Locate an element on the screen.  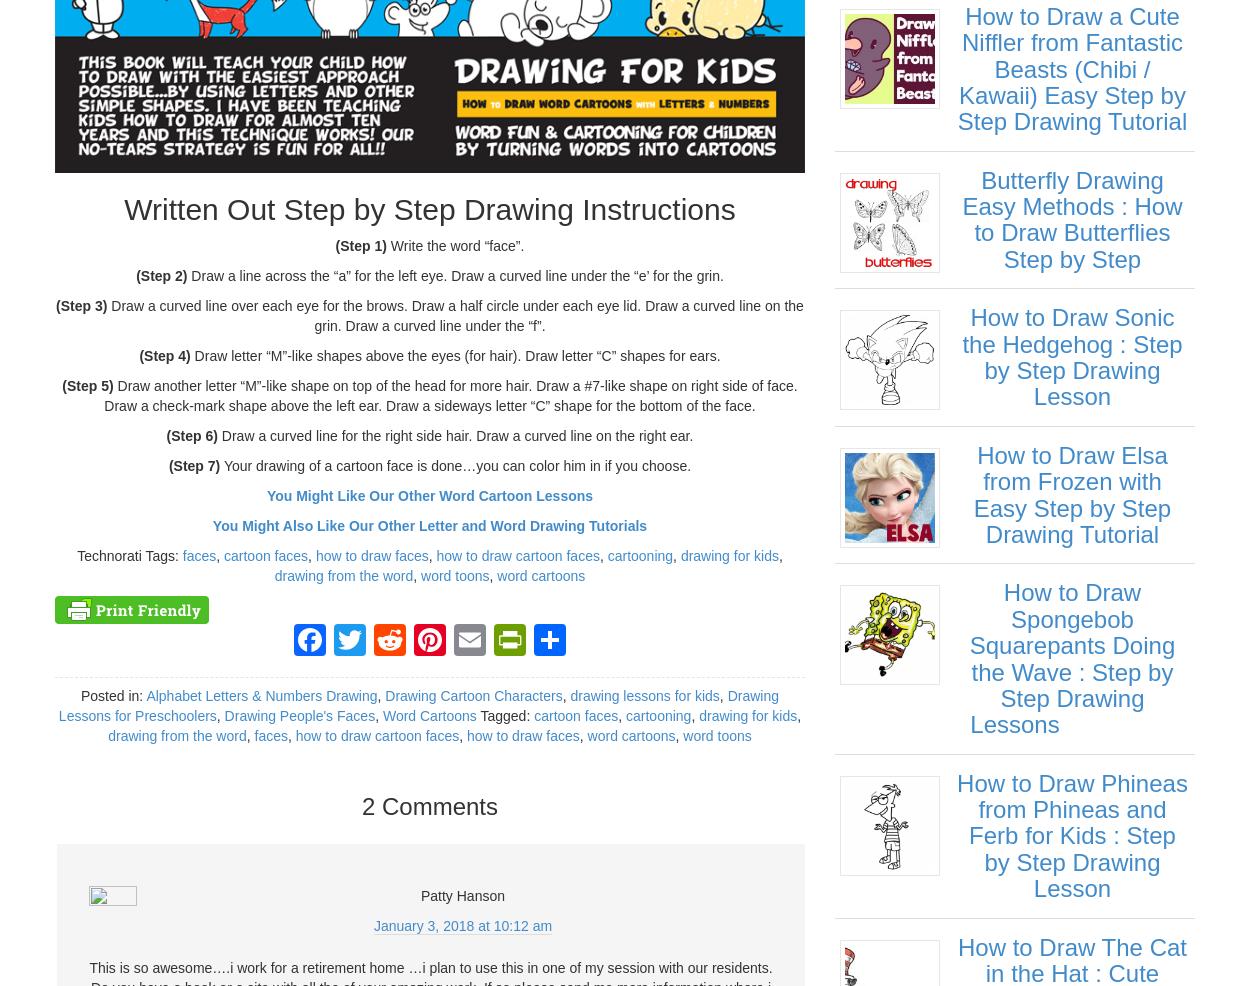
'Drawing Cartoon Characters' is located at coordinates (385, 694).